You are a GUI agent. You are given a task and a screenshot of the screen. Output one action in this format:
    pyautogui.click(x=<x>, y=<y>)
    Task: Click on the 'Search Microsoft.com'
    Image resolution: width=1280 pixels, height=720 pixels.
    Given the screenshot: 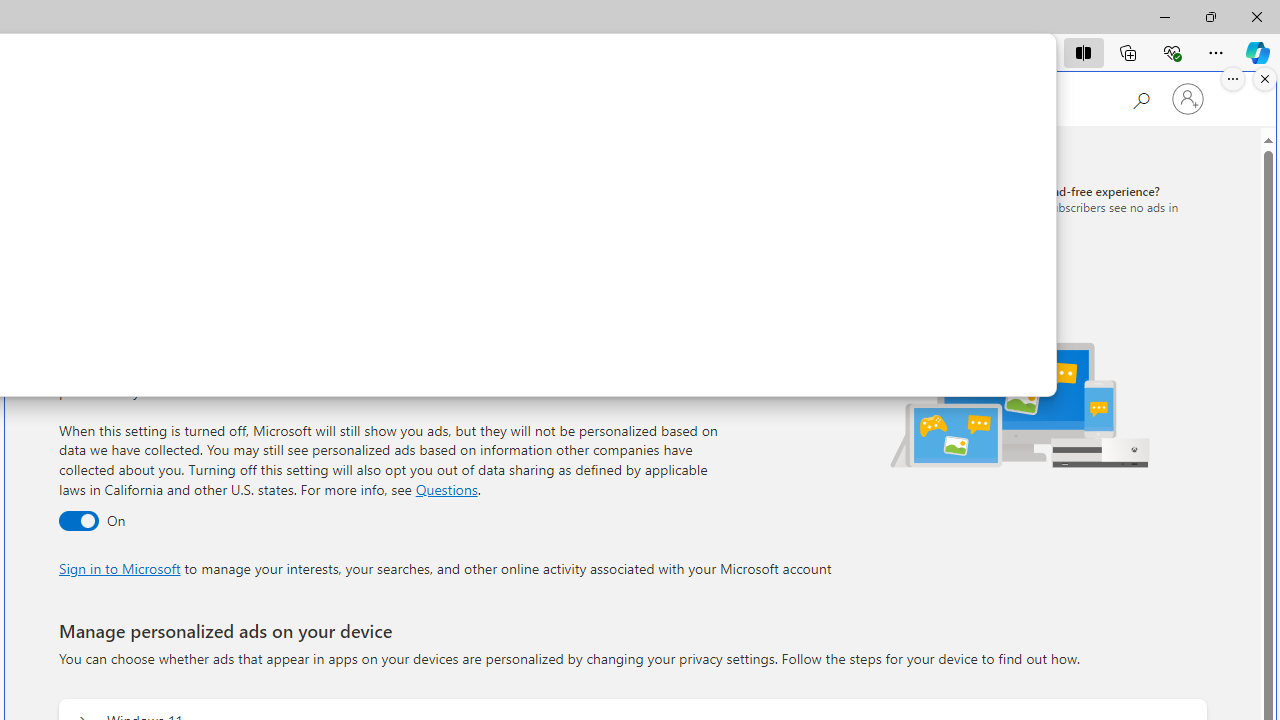 What is the action you would take?
    pyautogui.click(x=1140, y=97)
    